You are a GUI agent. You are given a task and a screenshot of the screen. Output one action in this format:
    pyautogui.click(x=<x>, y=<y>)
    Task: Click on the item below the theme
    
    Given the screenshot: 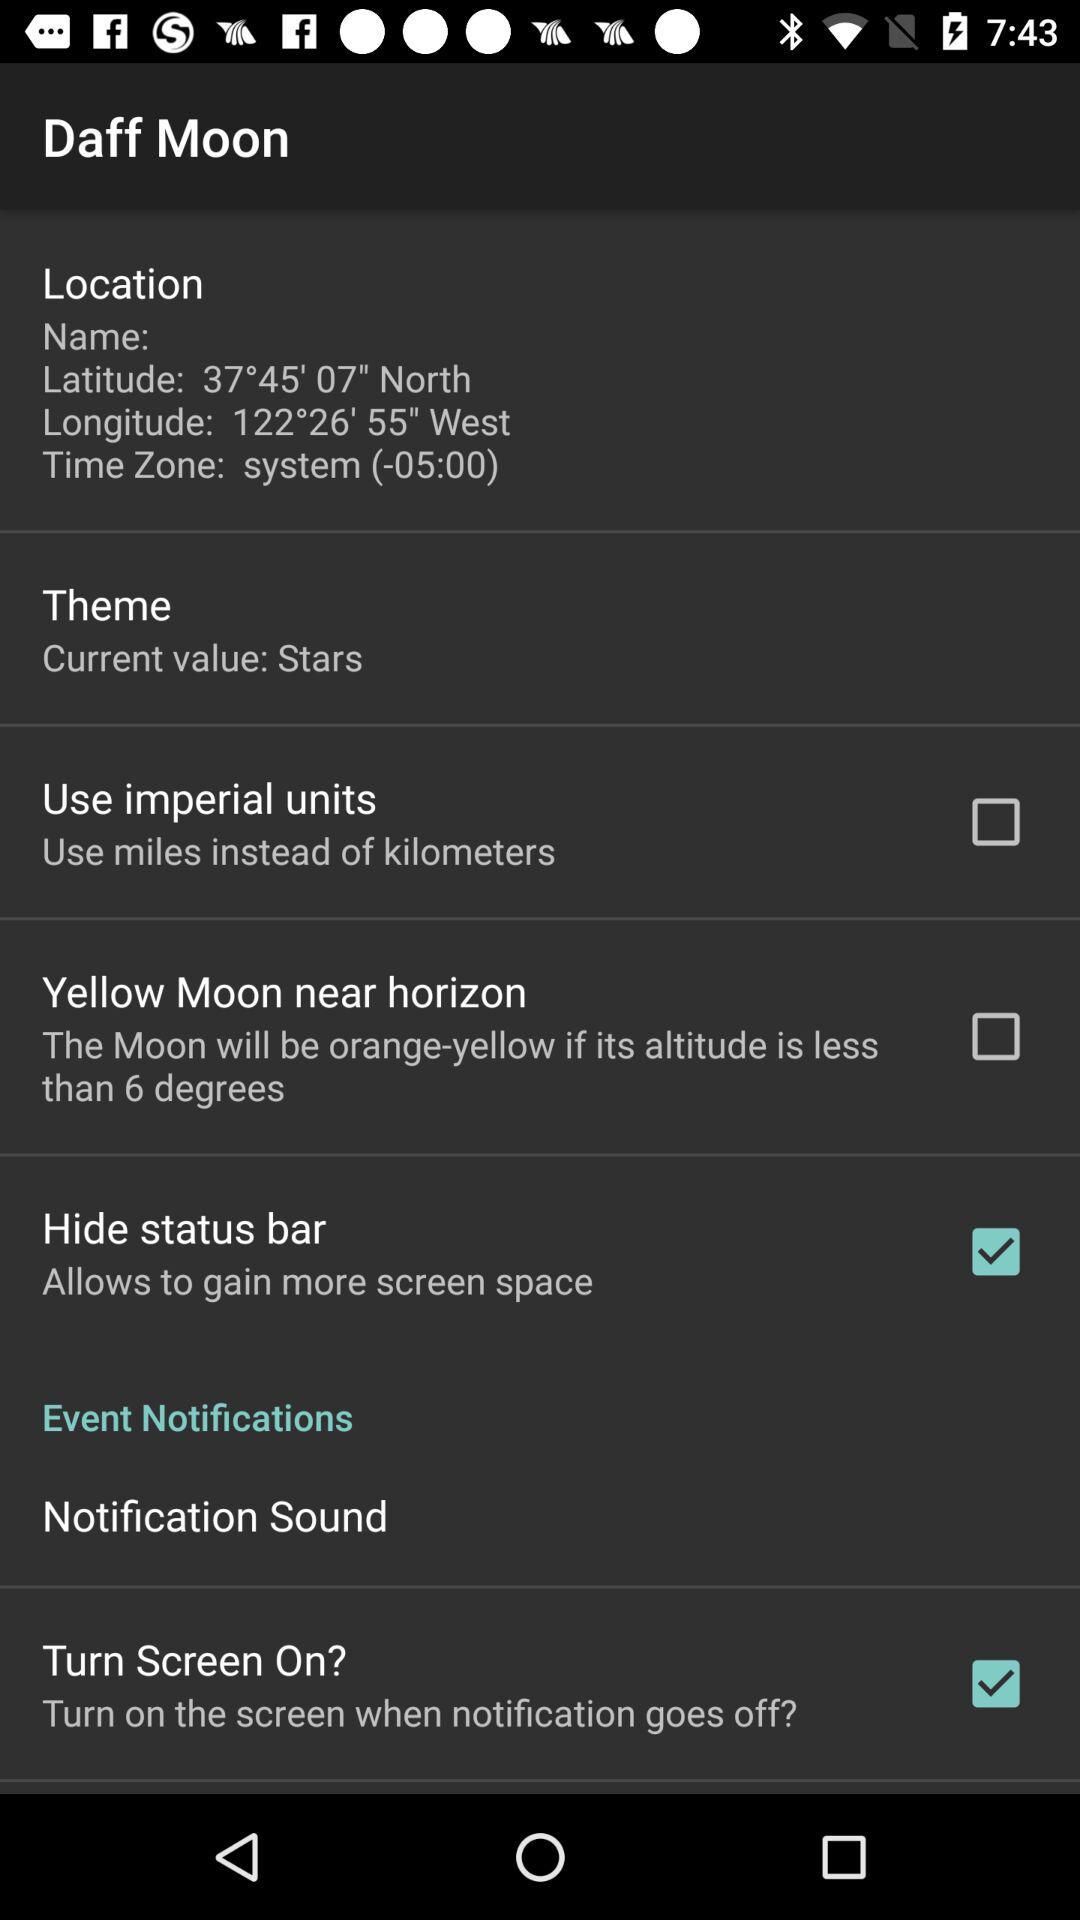 What is the action you would take?
    pyautogui.click(x=202, y=657)
    